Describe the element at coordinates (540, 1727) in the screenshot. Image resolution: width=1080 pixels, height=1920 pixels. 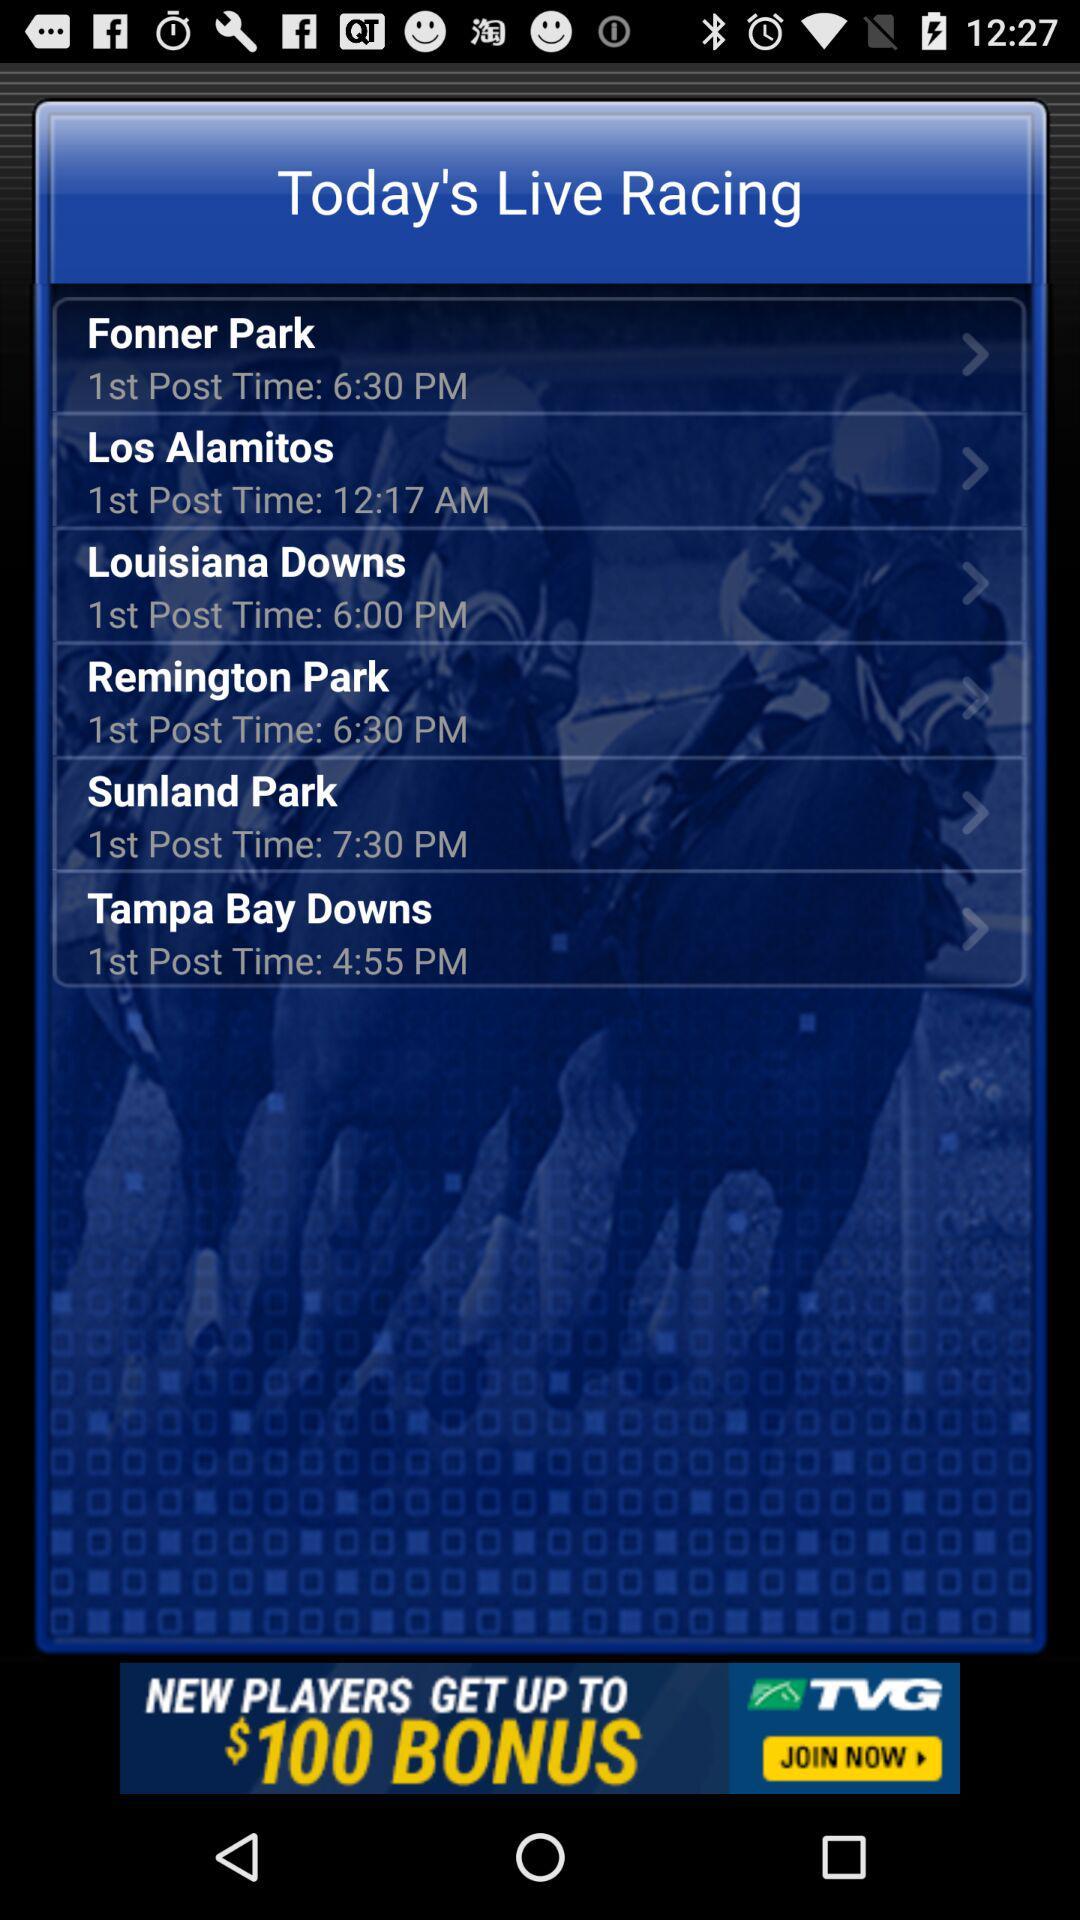
I see `this is add on the app` at that location.